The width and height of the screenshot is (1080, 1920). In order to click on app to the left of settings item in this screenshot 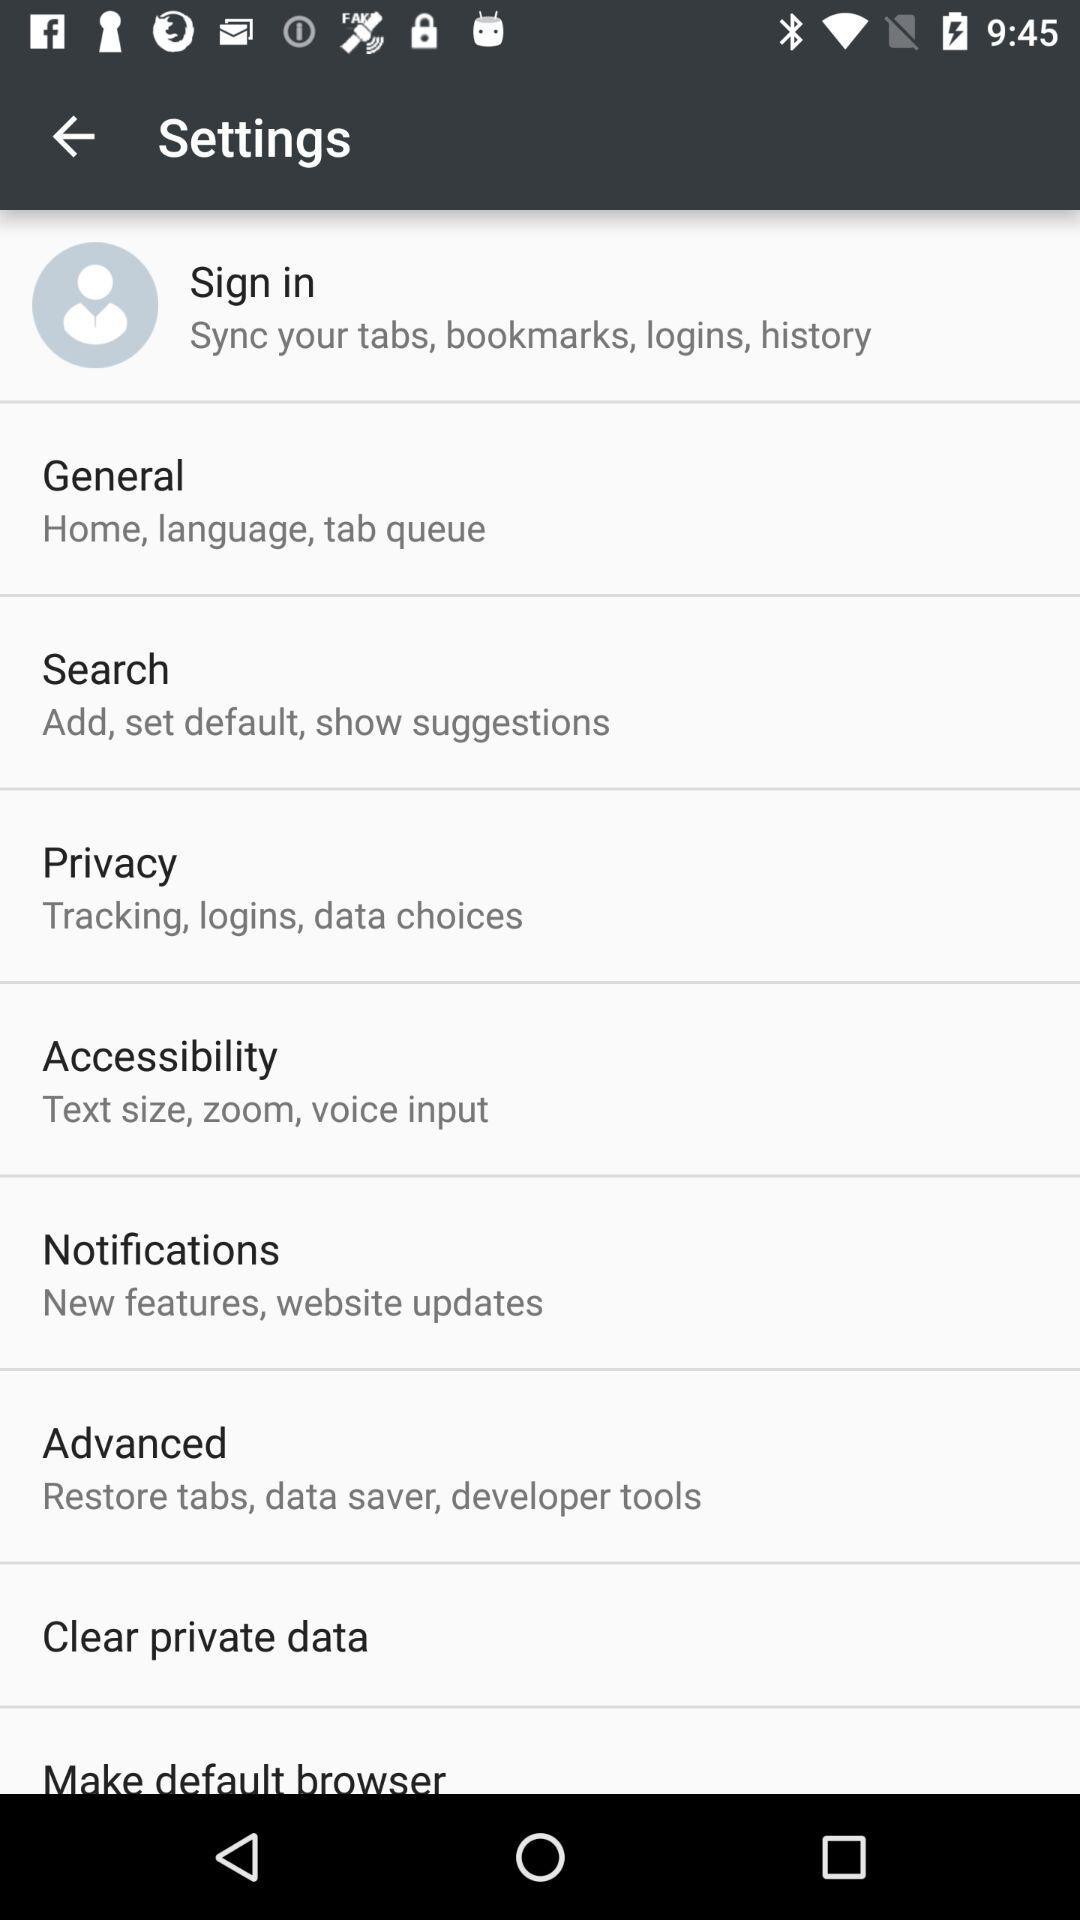, I will do `click(72, 135)`.